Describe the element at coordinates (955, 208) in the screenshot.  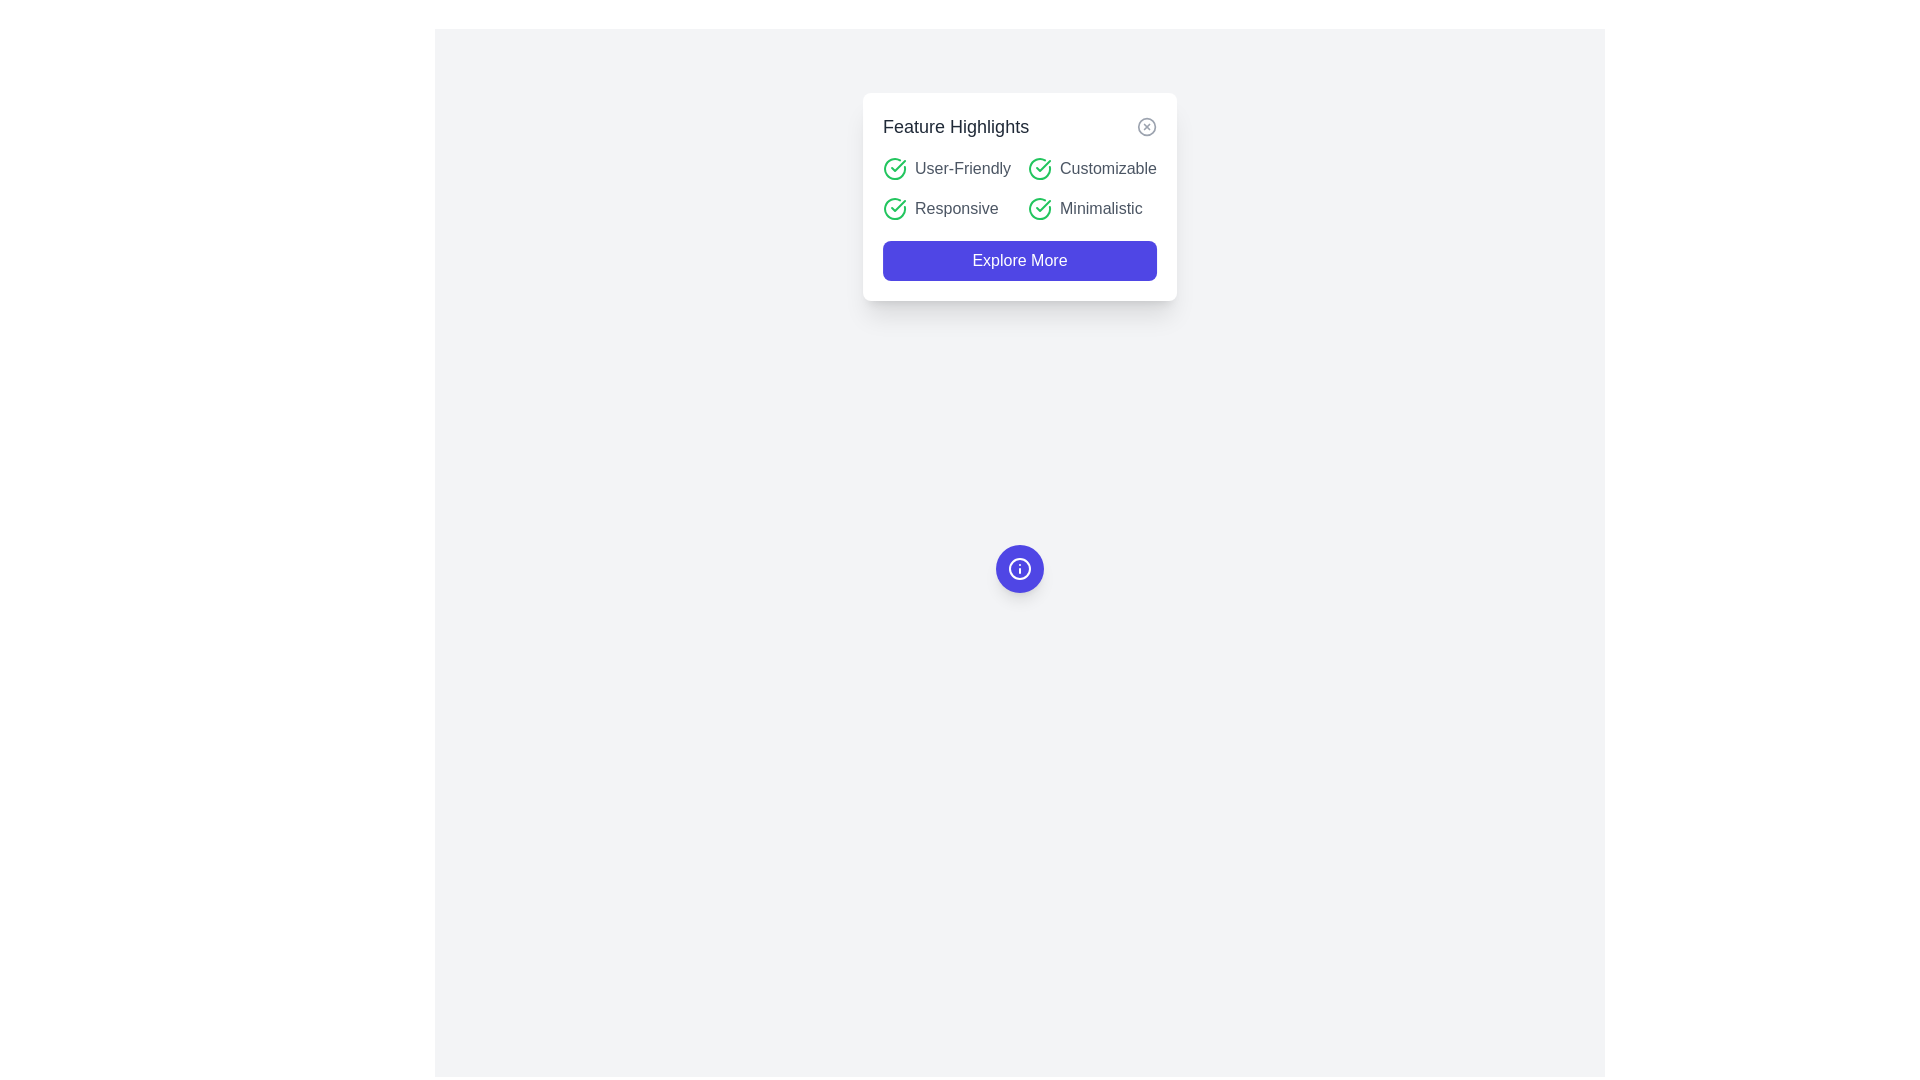
I see `the 'Responsive' text label located in the 'Feature Highlights' panel, which is the third item in the vertical list of feature descriptions` at that location.